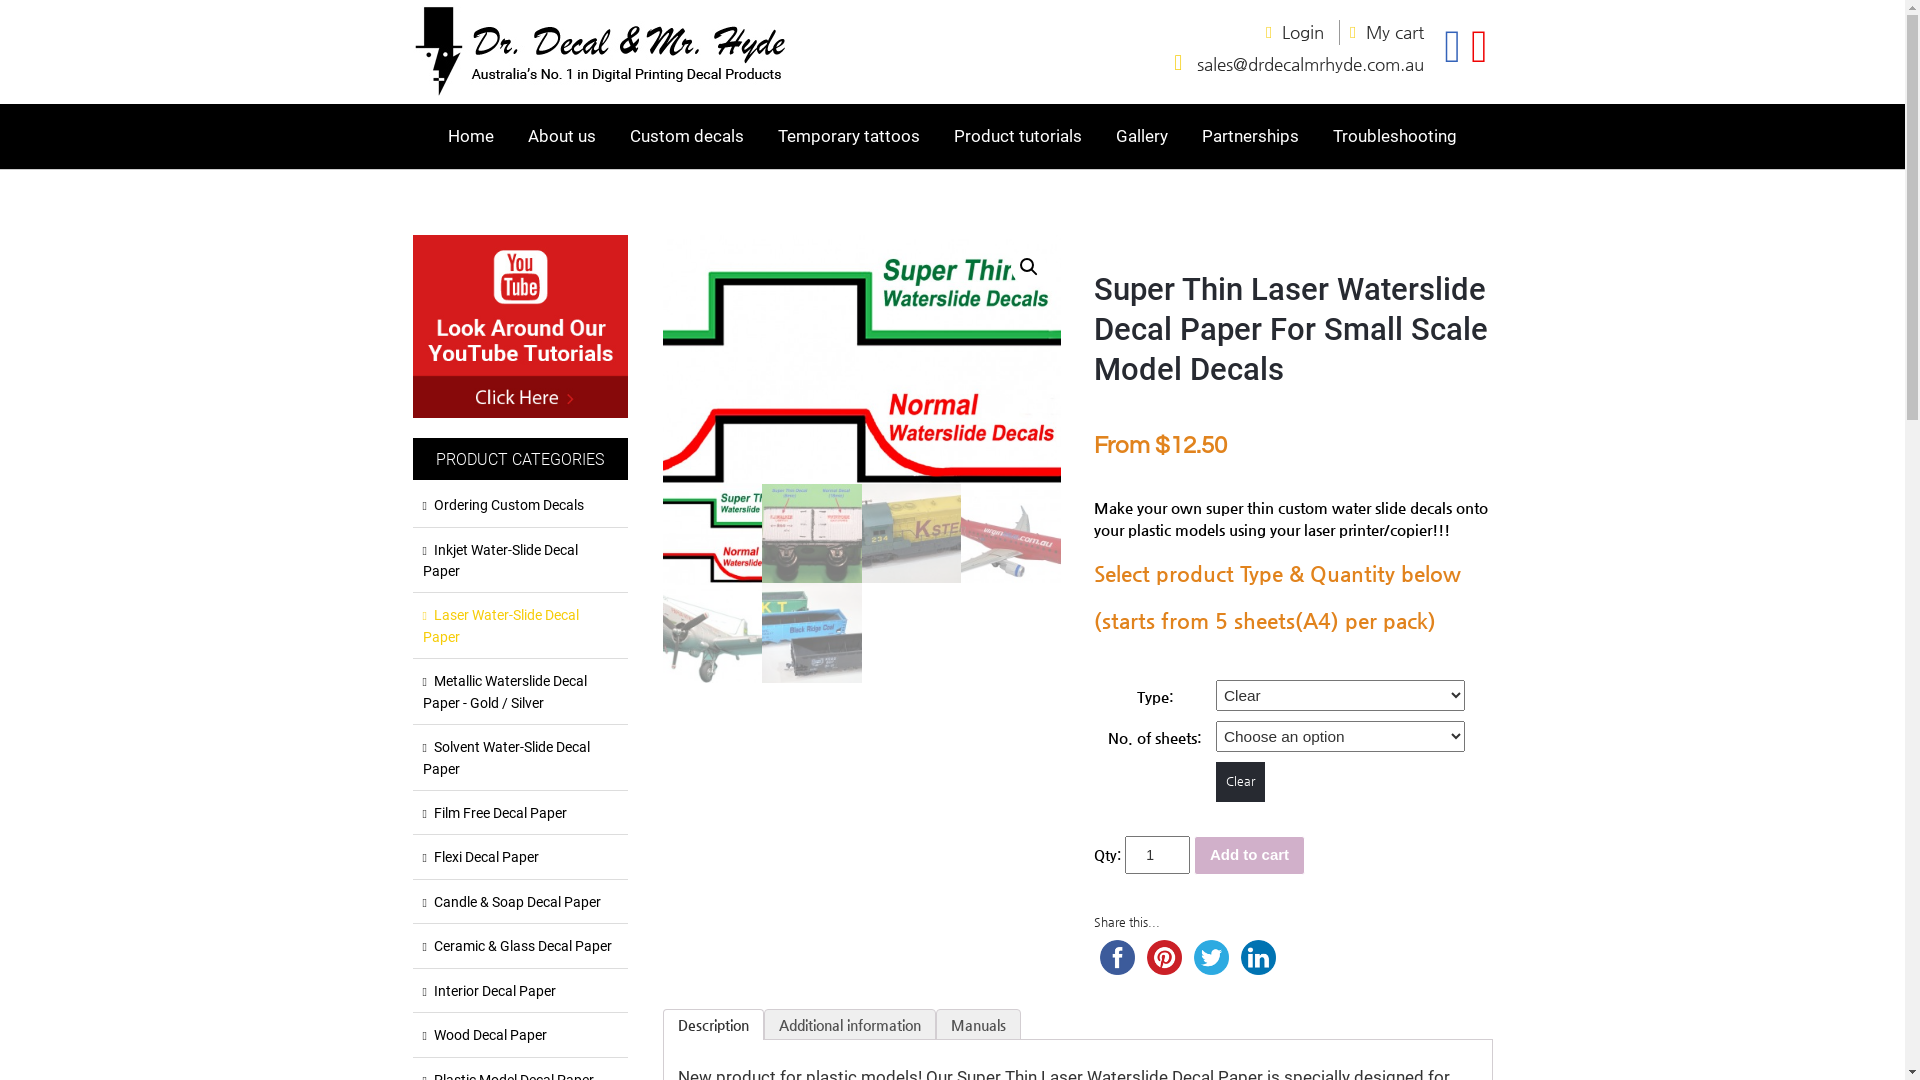 The width and height of the screenshot is (1920, 1080). What do you see at coordinates (686, 135) in the screenshot?
I see `'Custom decals'` at bounding box center [686, 135].